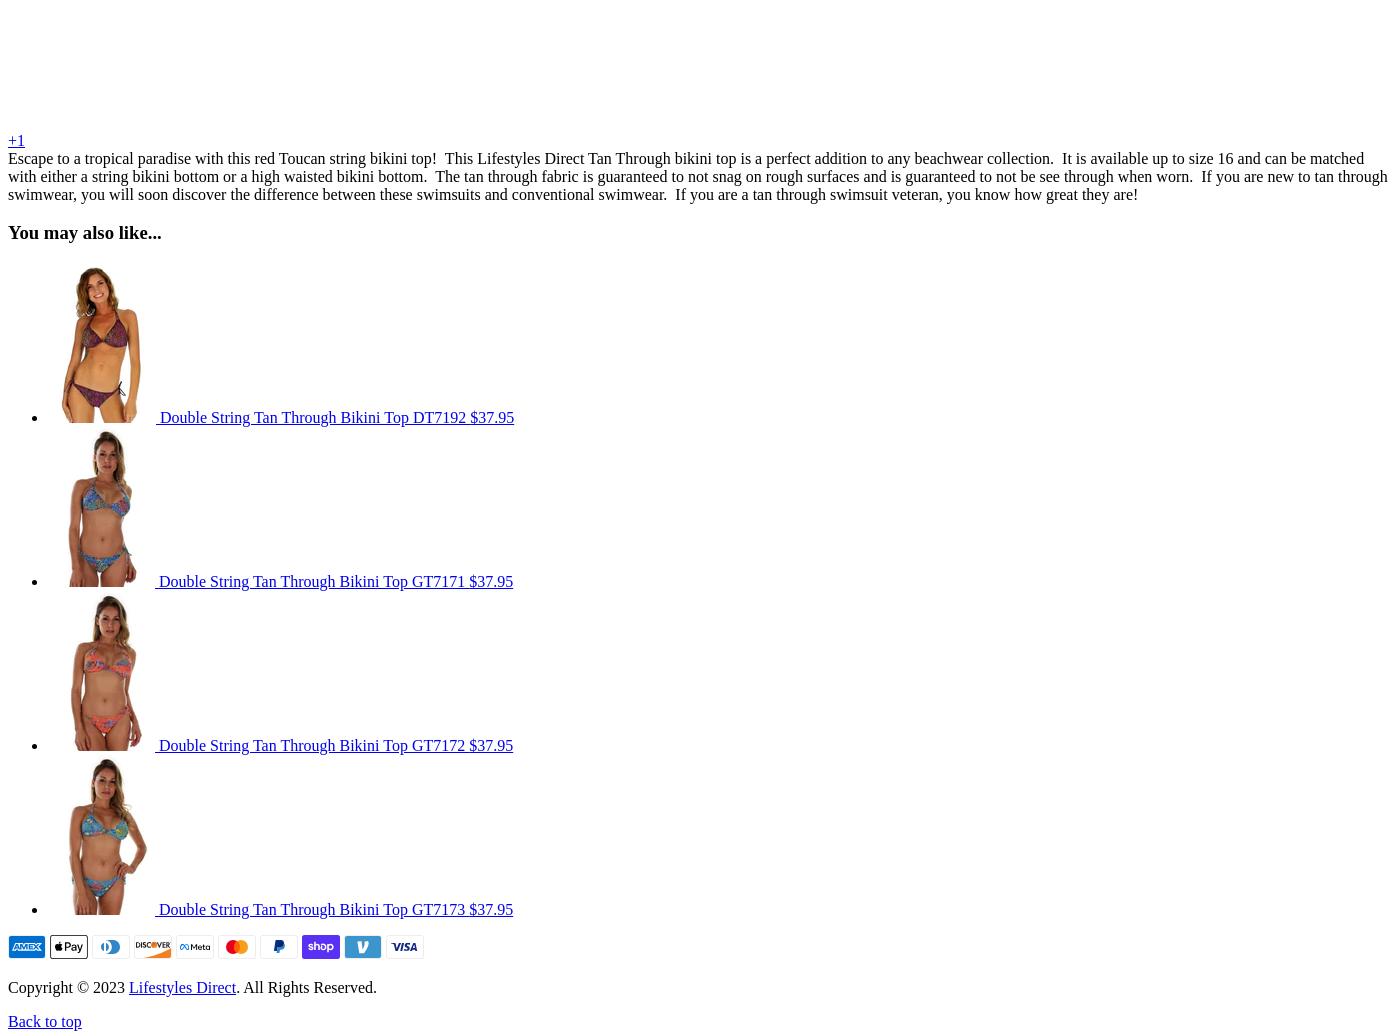  Describe the element at coordinates (314, 581) in the screenshot. I see `'Double String Tan Through Bikini Top GT7171'` at that location.